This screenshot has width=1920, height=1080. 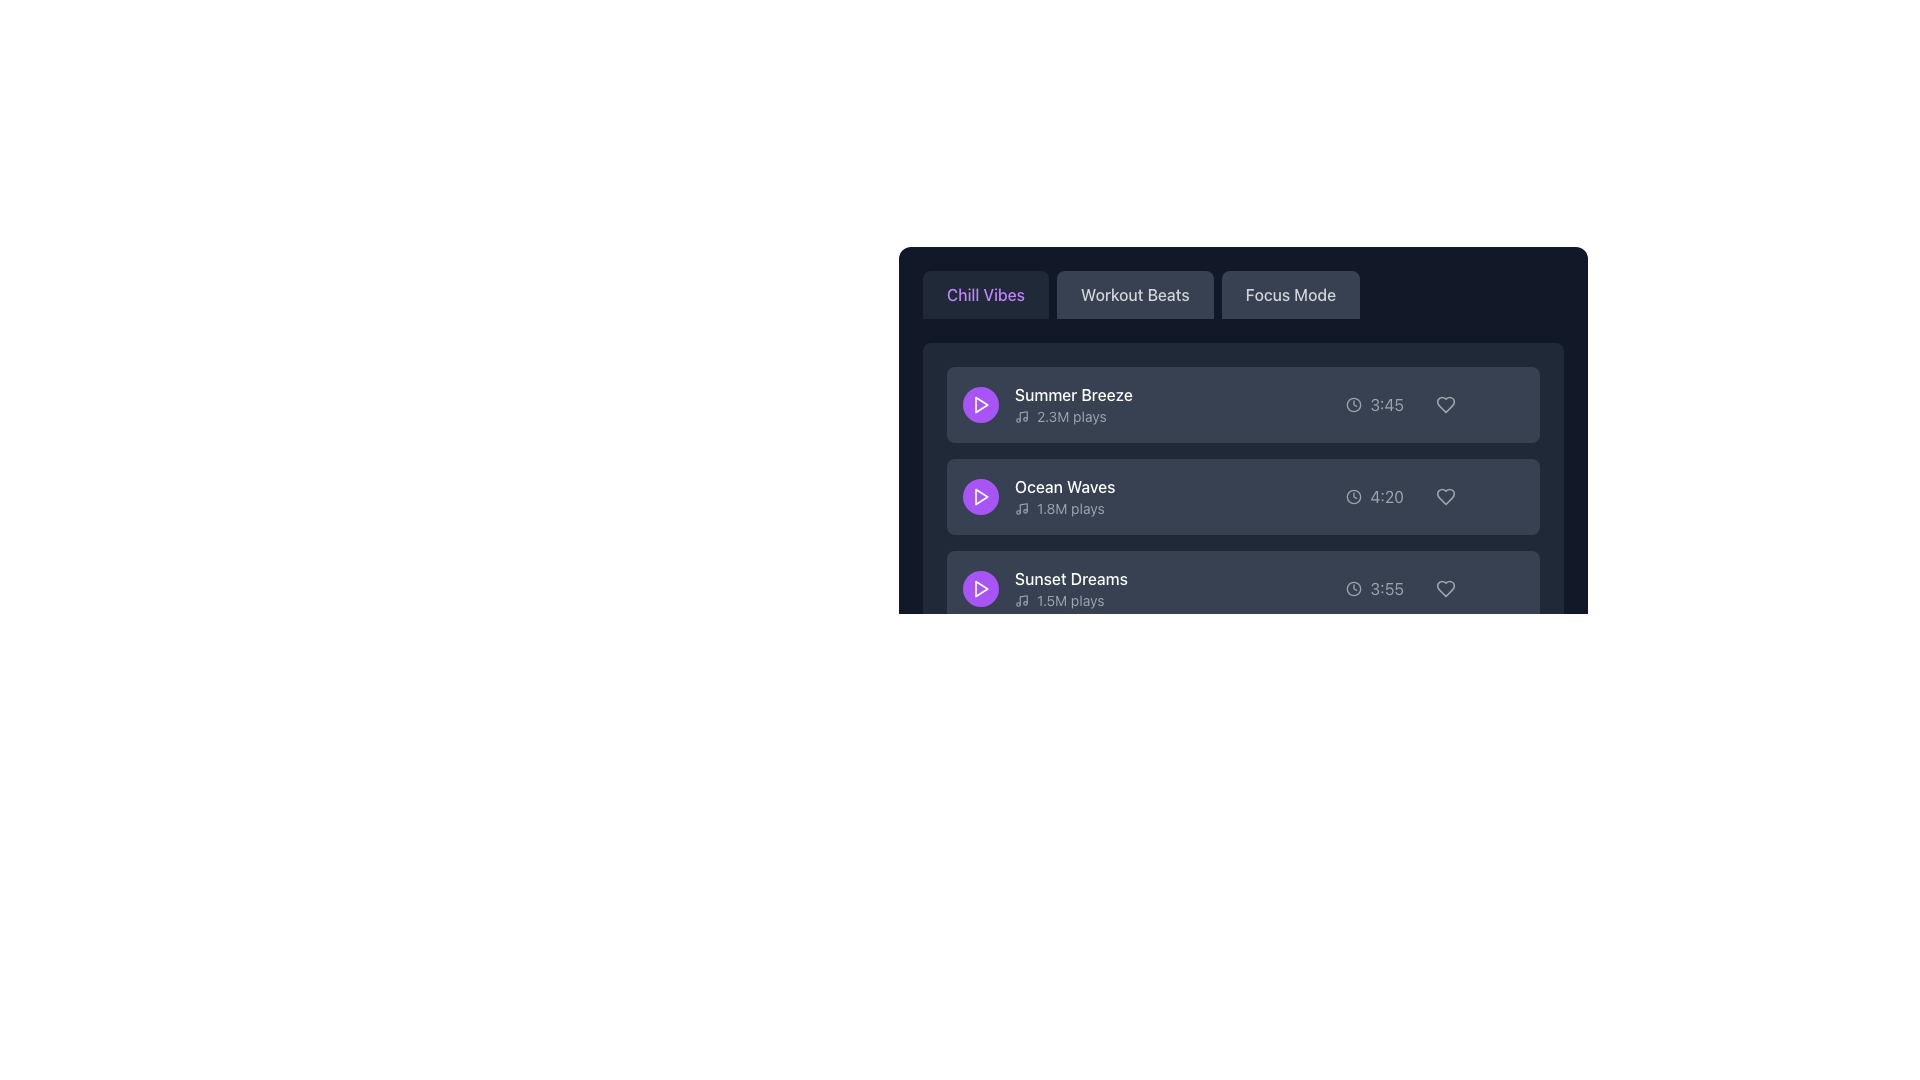 What do you see at coordinates (1070, 600) in the screenshot?
I see `the text label displaying '1.5M plays' with a musical note icon, located beneath the title 'Sunset Dreams' in the third row of the vertically stacked music list` at bounding box center [1070, 600].